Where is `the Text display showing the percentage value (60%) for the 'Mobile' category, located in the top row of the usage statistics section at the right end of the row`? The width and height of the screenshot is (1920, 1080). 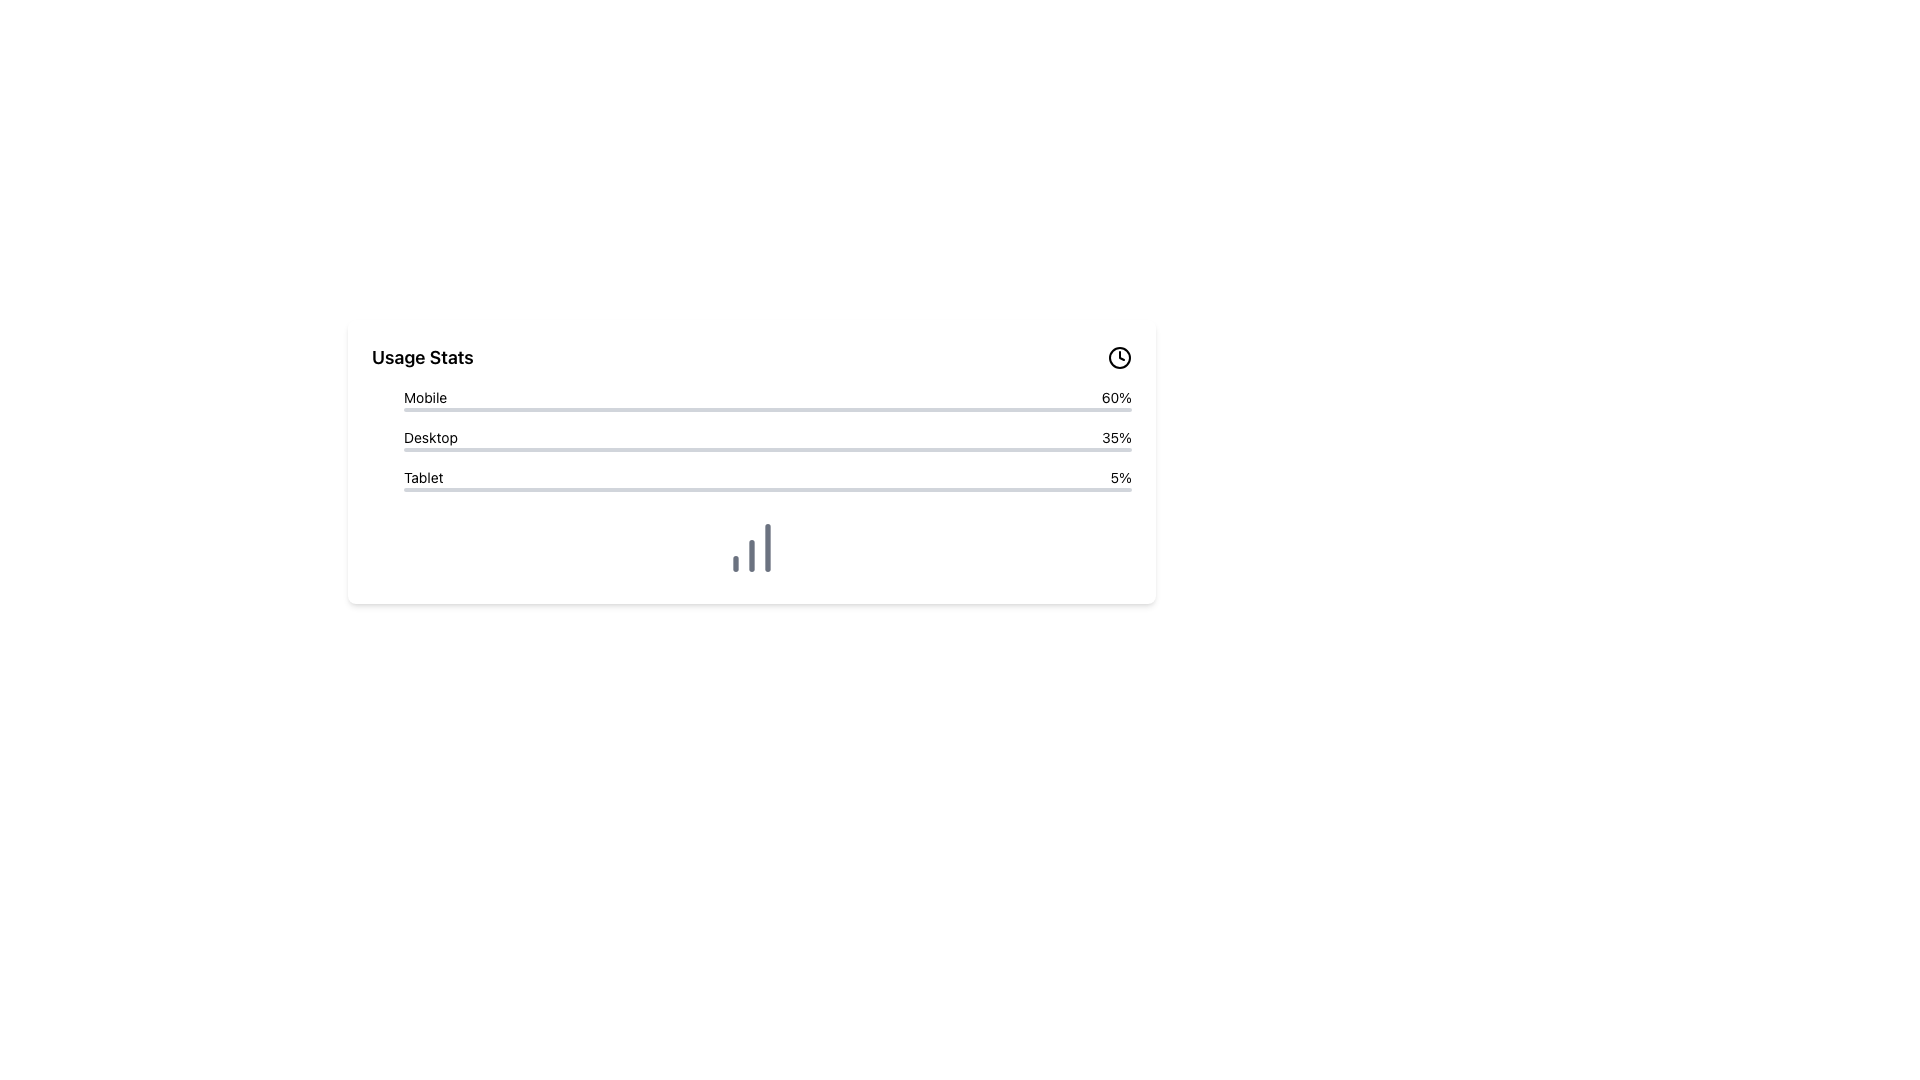
the Text display showing the percentage value (60%) for the 'Mobile' category, located in the top row of the usage statistics section at the right end of the row is located at coordinates (1115, 397).